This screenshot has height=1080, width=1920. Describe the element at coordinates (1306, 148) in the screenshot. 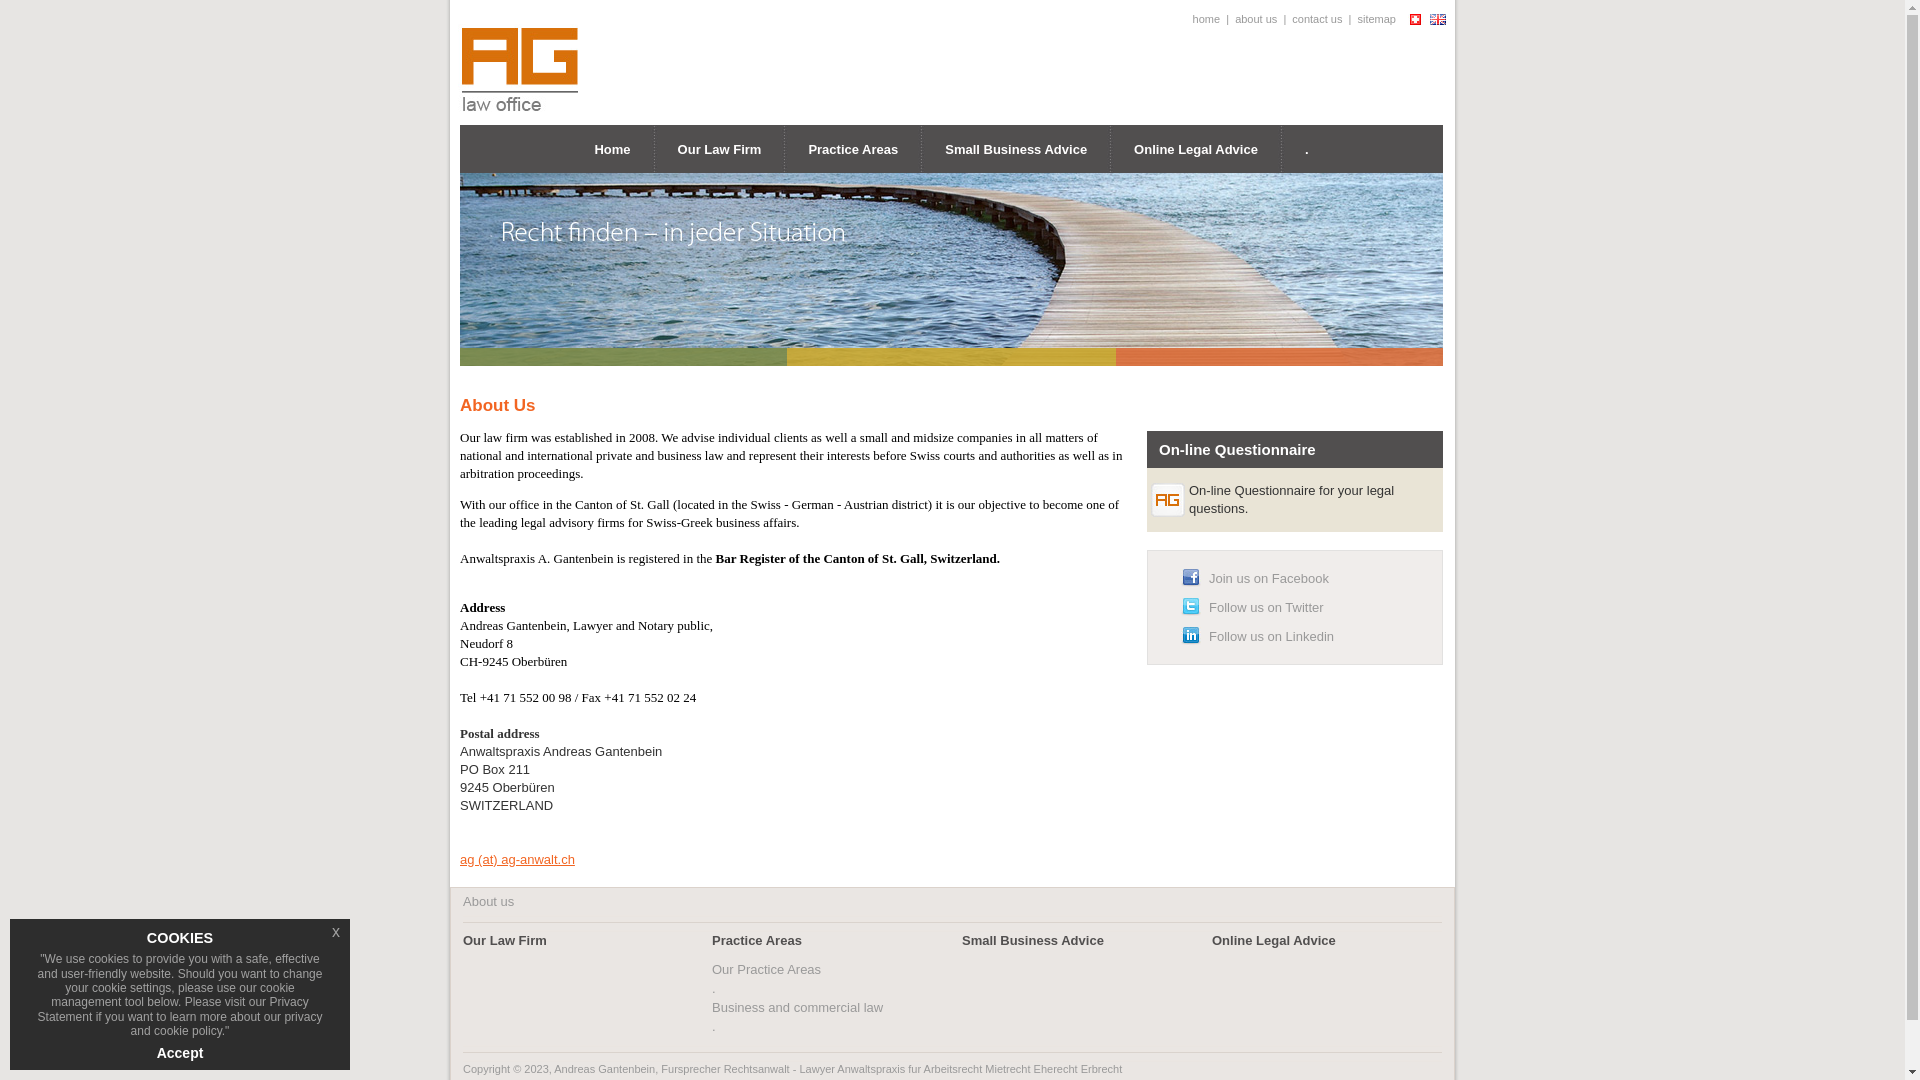

I see `'.'` at that location.